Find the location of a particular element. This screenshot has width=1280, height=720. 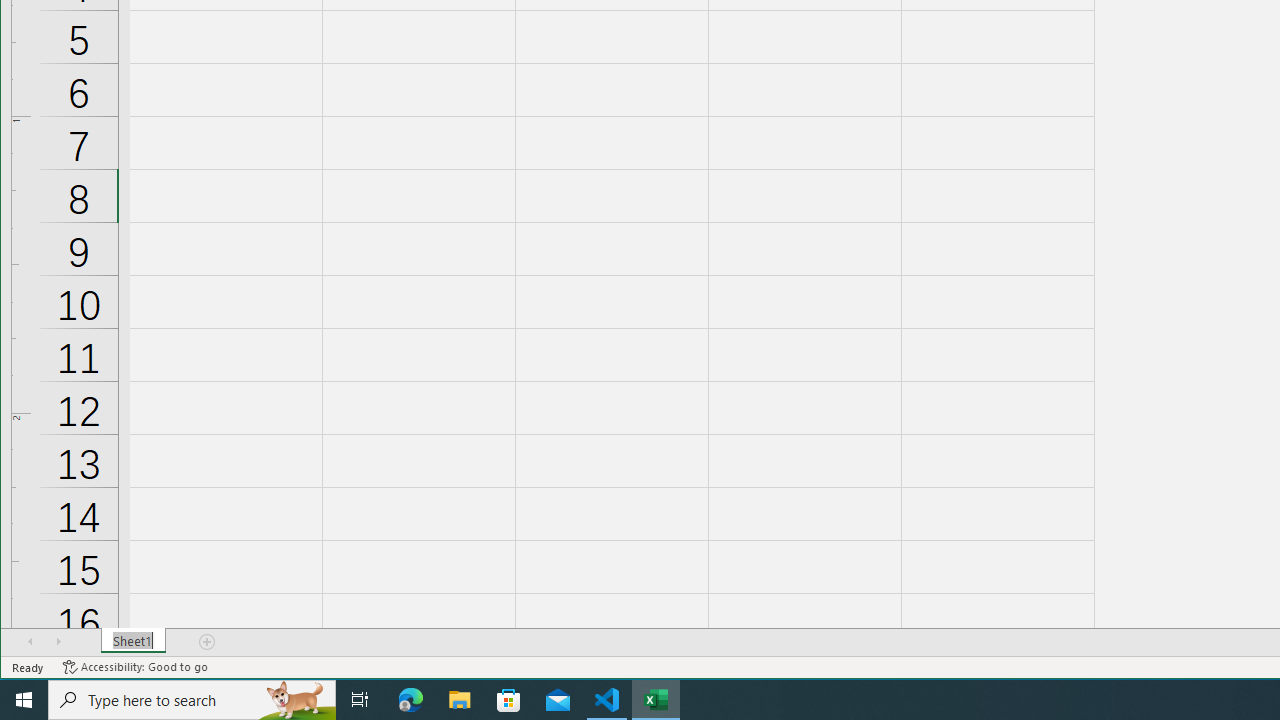

'Microsoft Edge' is located at coordinates (410, 698).